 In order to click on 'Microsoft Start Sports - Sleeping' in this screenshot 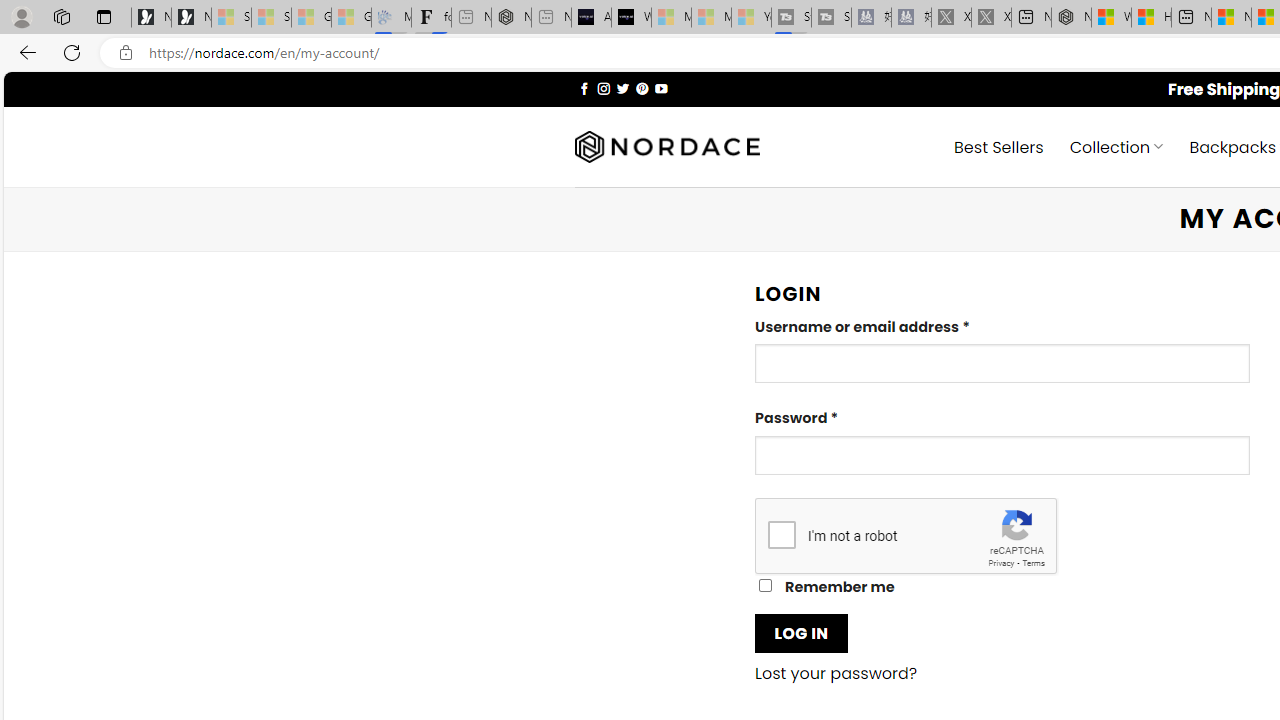, I will do `click(671, 17)`.